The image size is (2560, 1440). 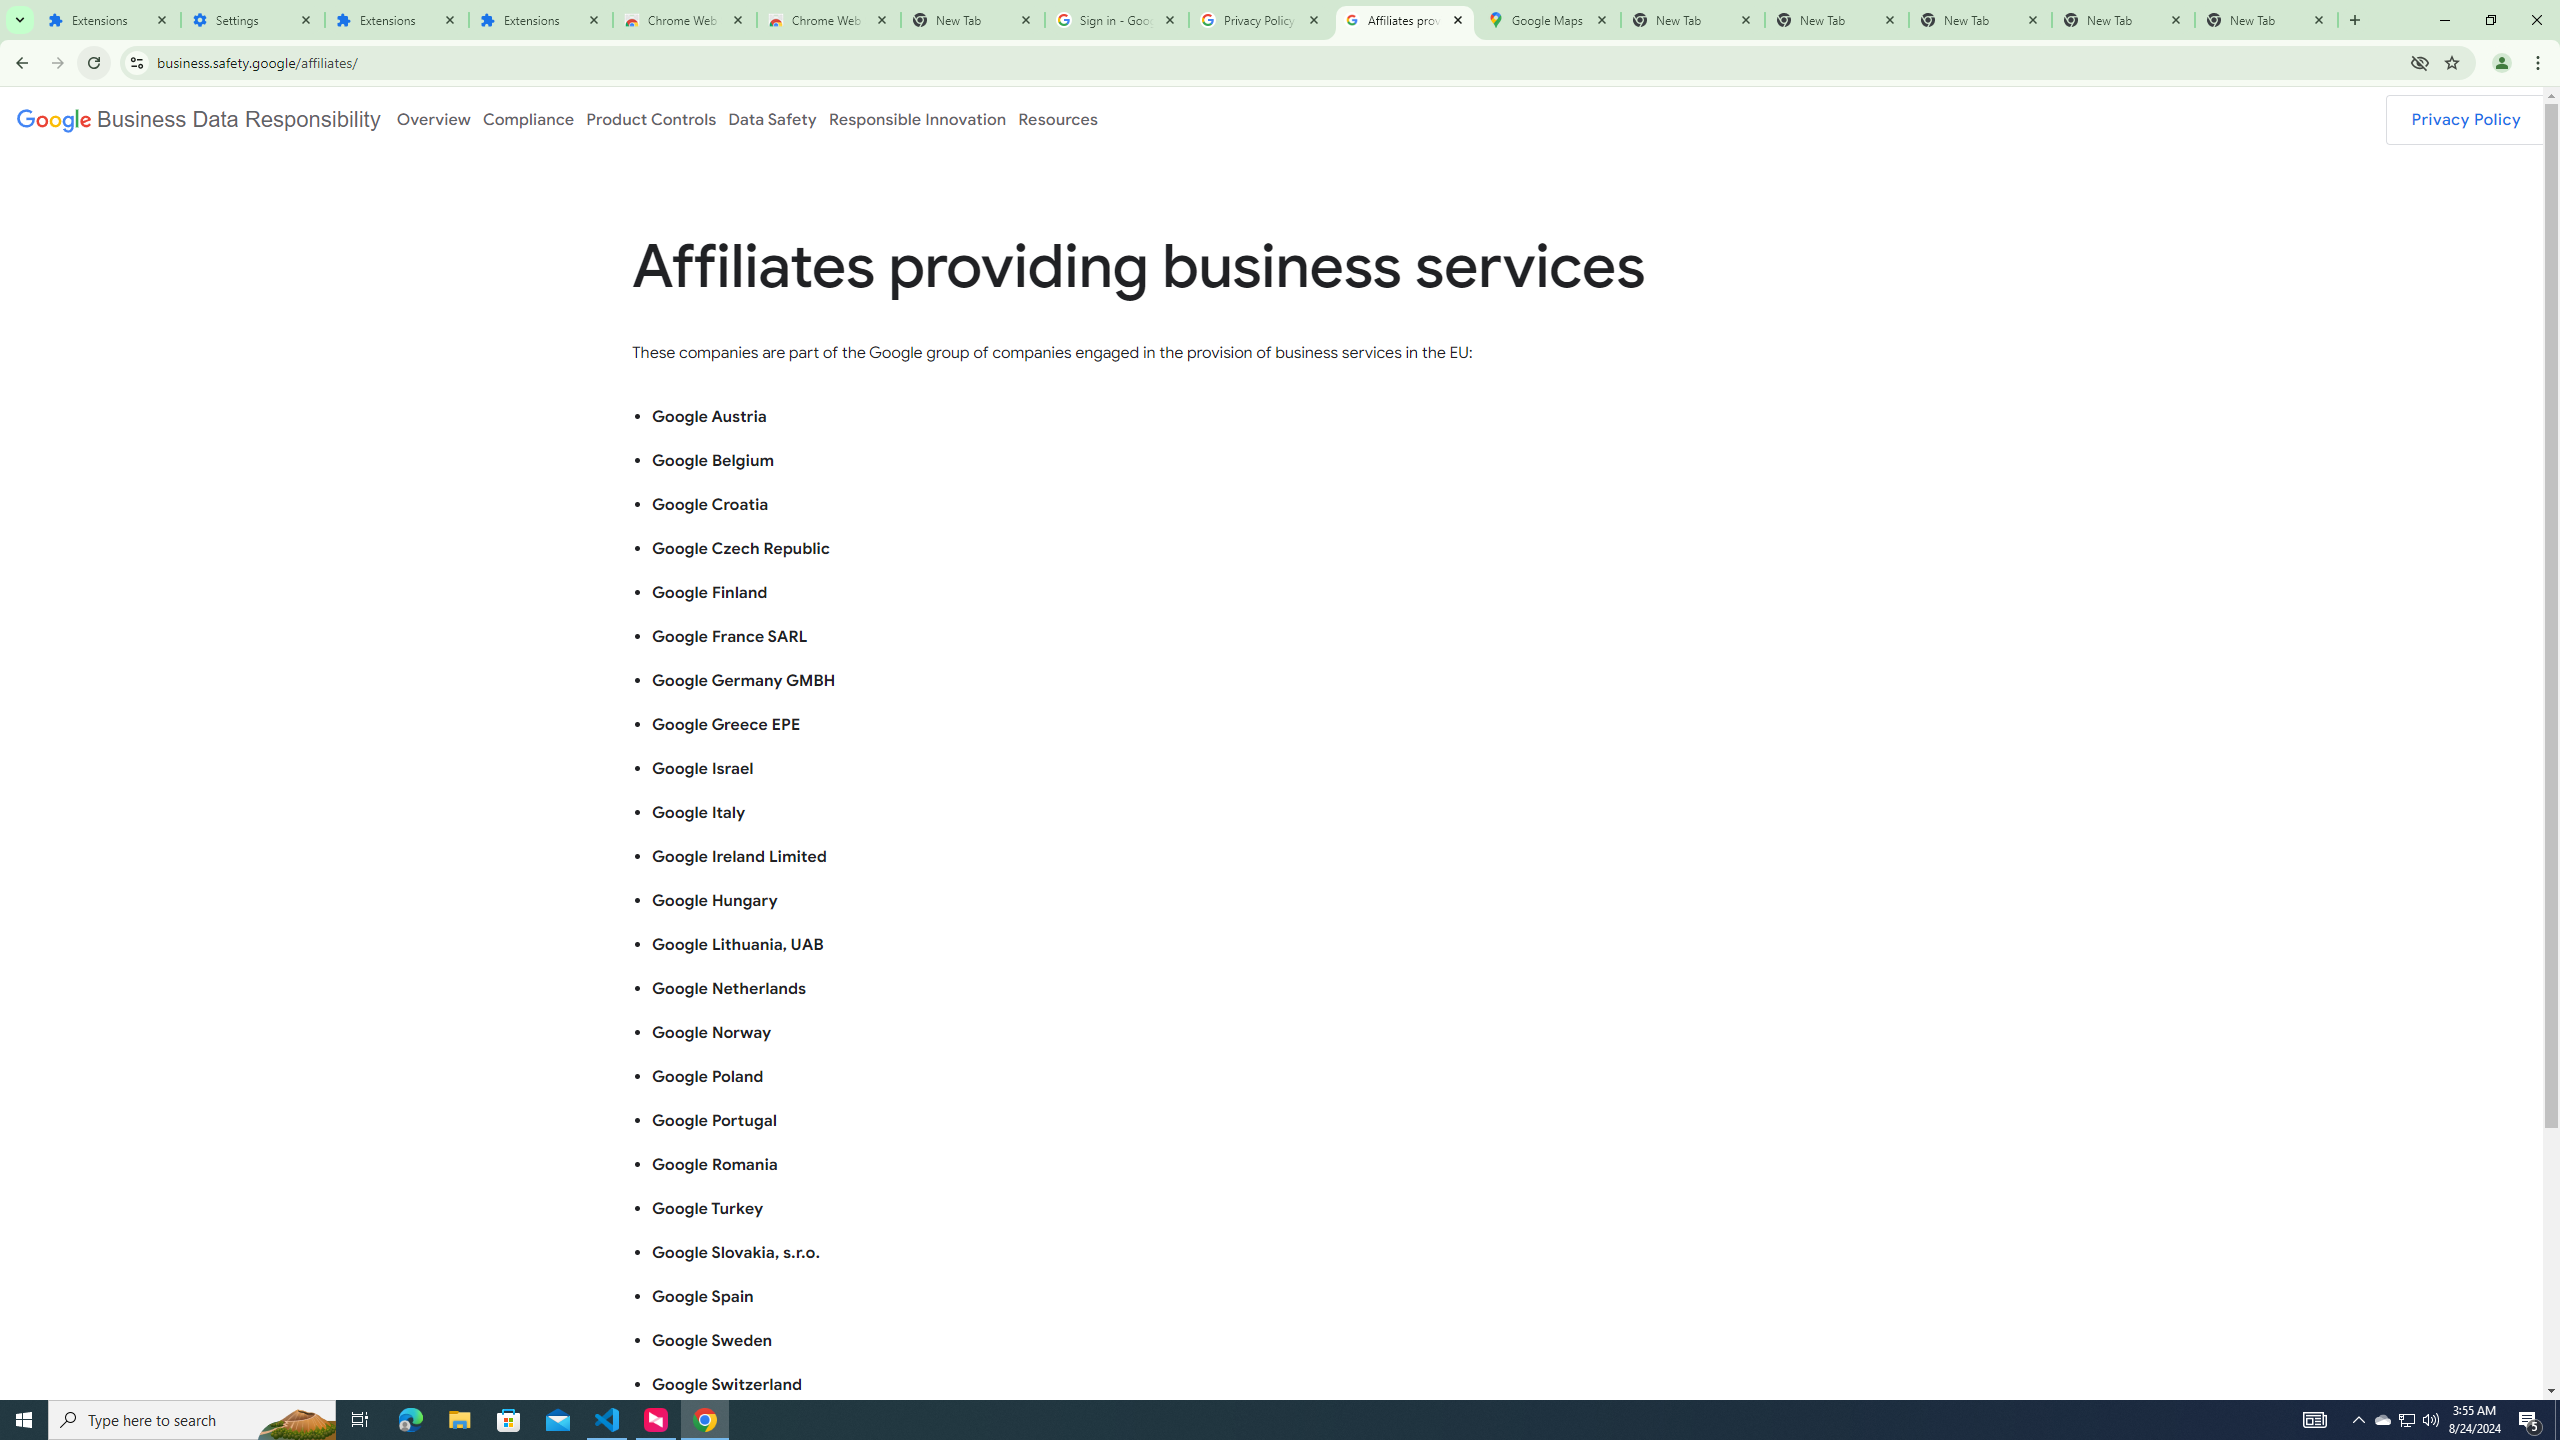 What do you see at coordinates (107, 19) in the screenshot?
I see `'Extensions'` at bounding box center [107, 19].